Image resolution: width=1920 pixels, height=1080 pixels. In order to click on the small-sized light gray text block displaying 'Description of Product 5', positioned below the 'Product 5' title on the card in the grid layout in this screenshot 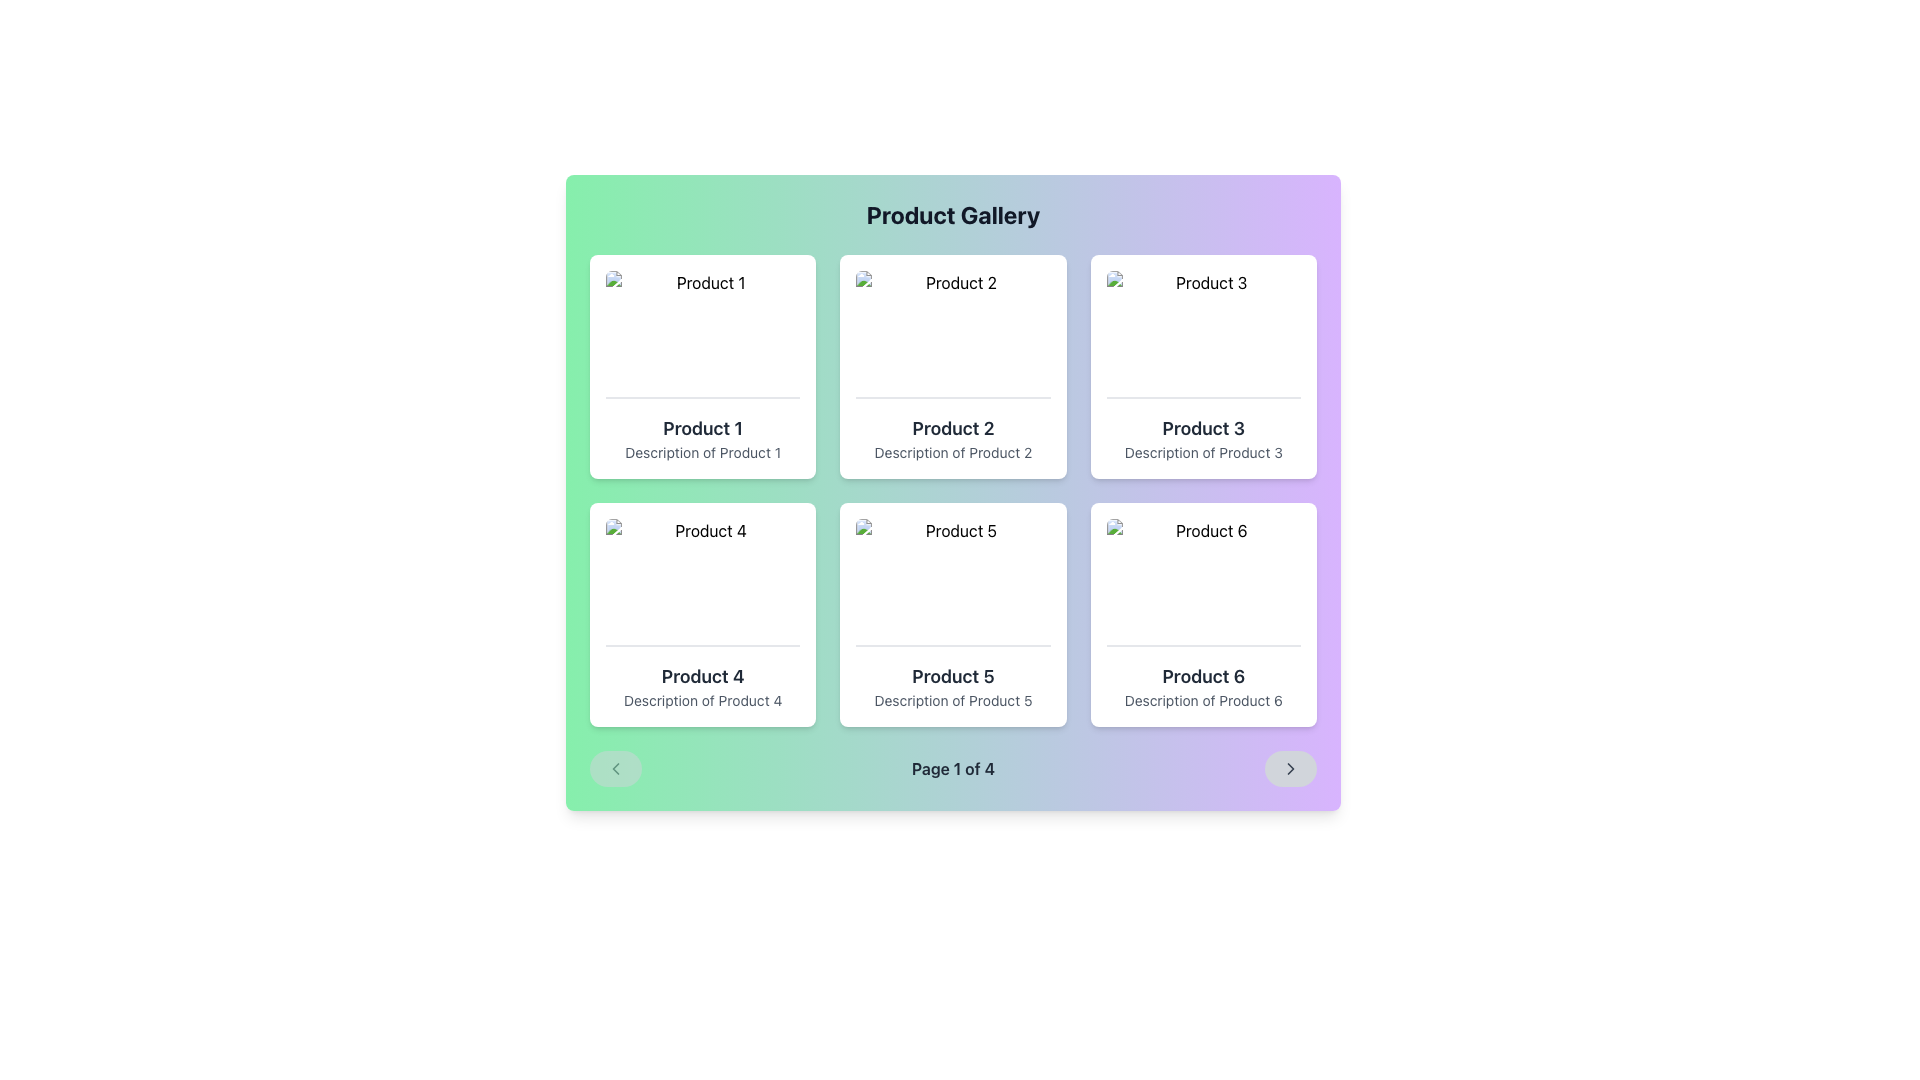, I will do `click(952, 700)`.